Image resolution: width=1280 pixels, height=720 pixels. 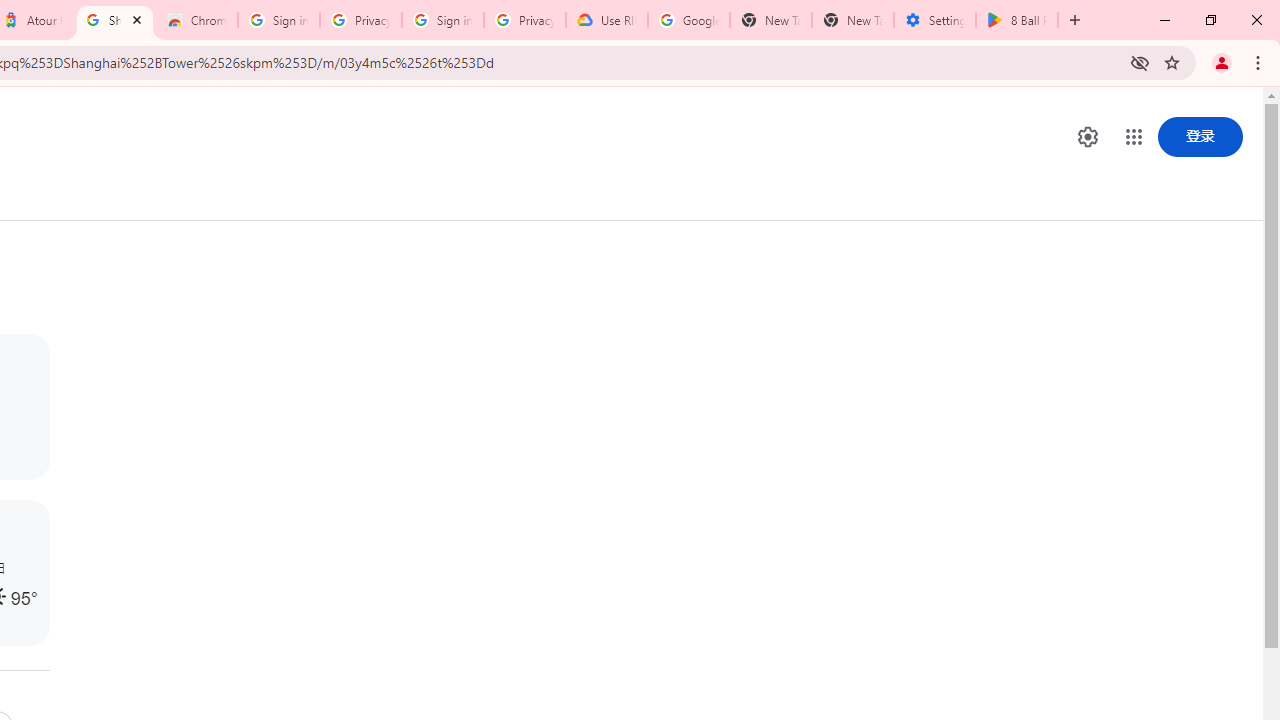 What do you see at coordinates (1139, 61) in the screenshot?
I see `'Third-party cookies blocked'` at bounding box center [1139, 61].